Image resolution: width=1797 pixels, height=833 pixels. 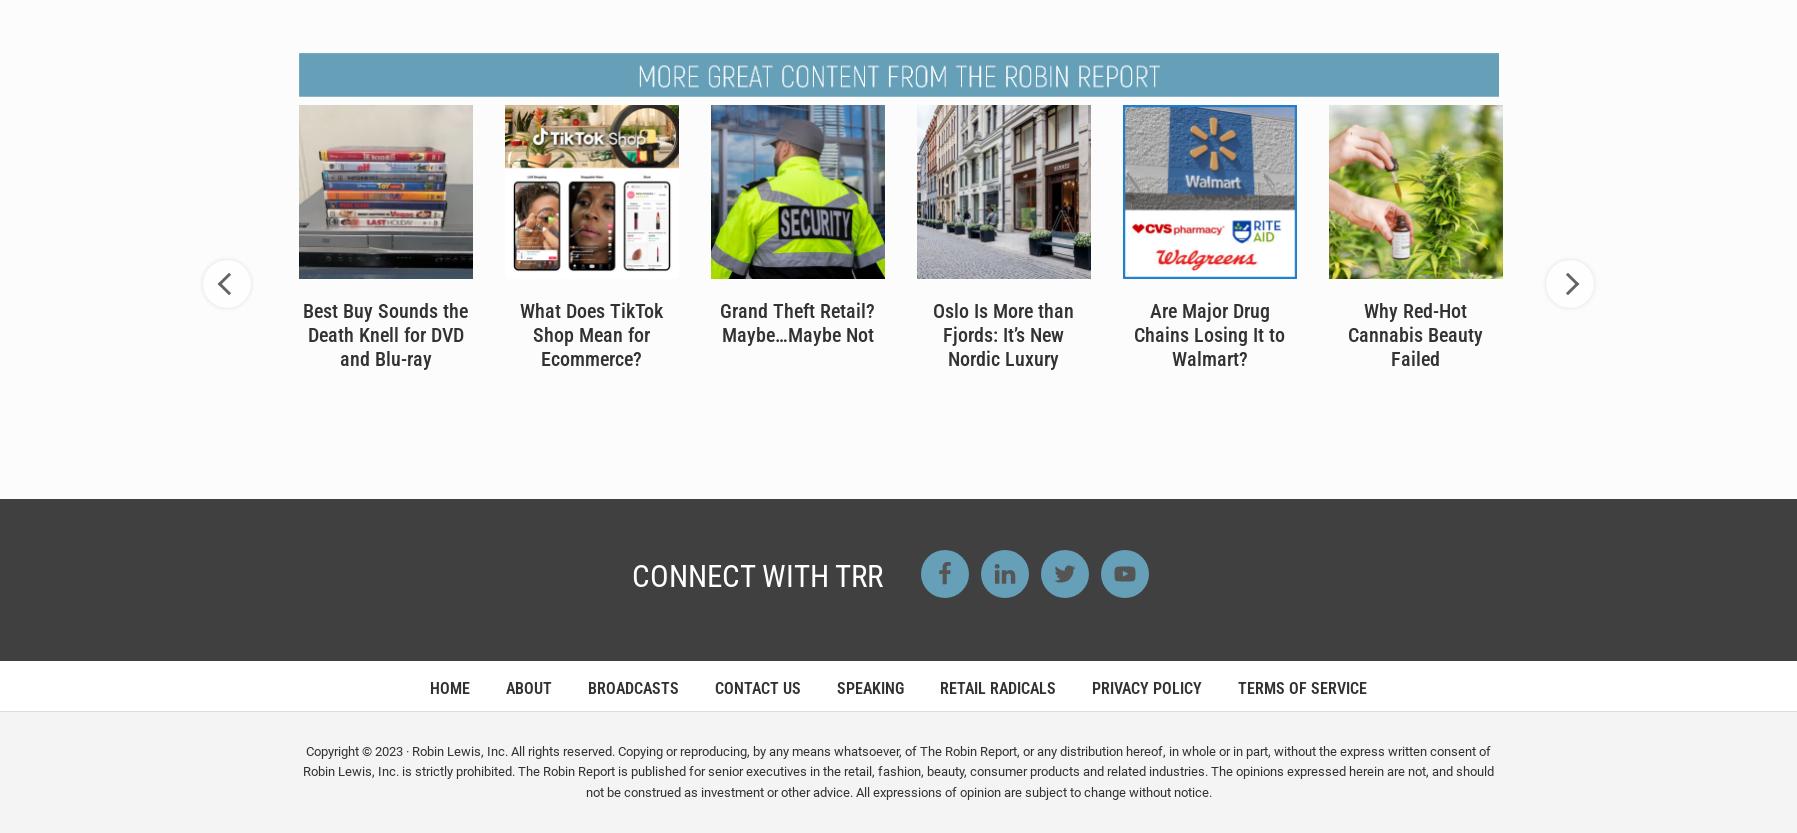 I want to click on 'Are Major Drug Chains Losing It to Walmart?', so click(x=1208, y=334).